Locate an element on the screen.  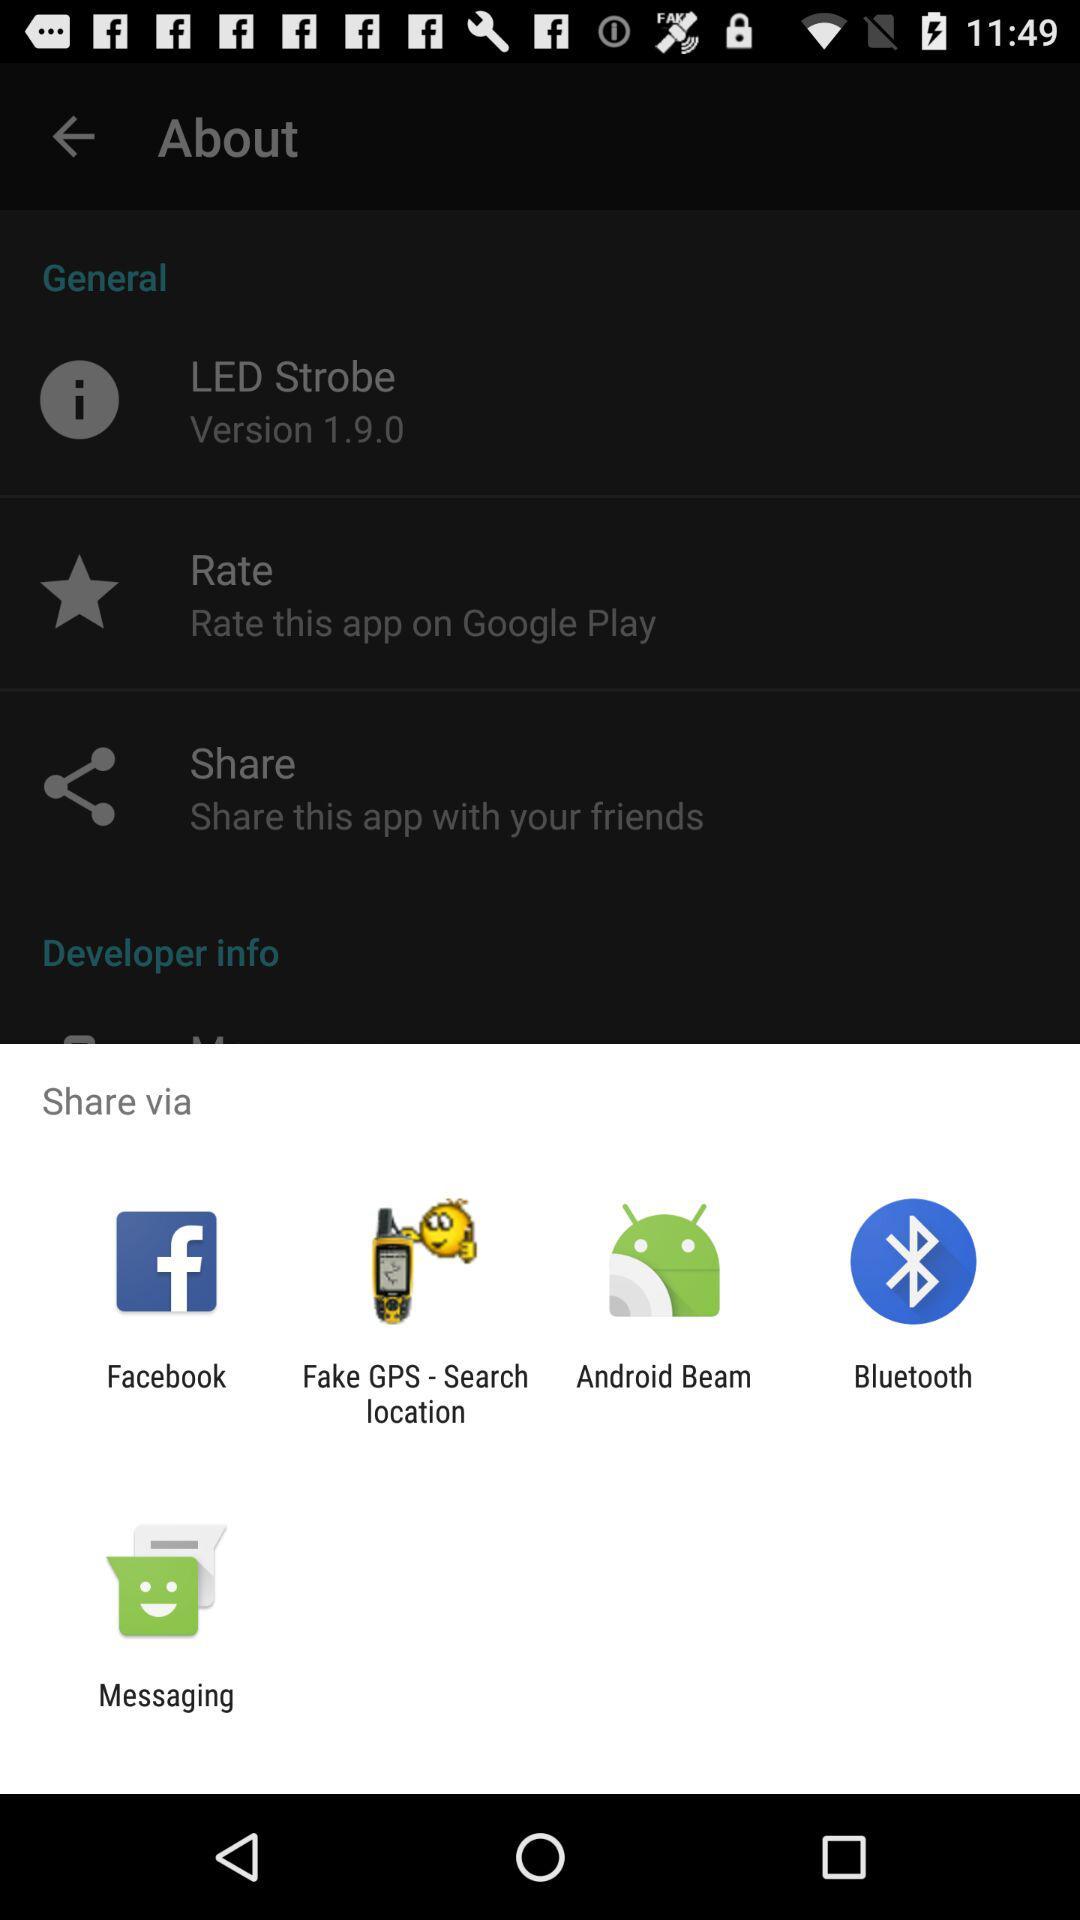
icon to the left of the bluetooth icon is located at coordinates (664, 1392).